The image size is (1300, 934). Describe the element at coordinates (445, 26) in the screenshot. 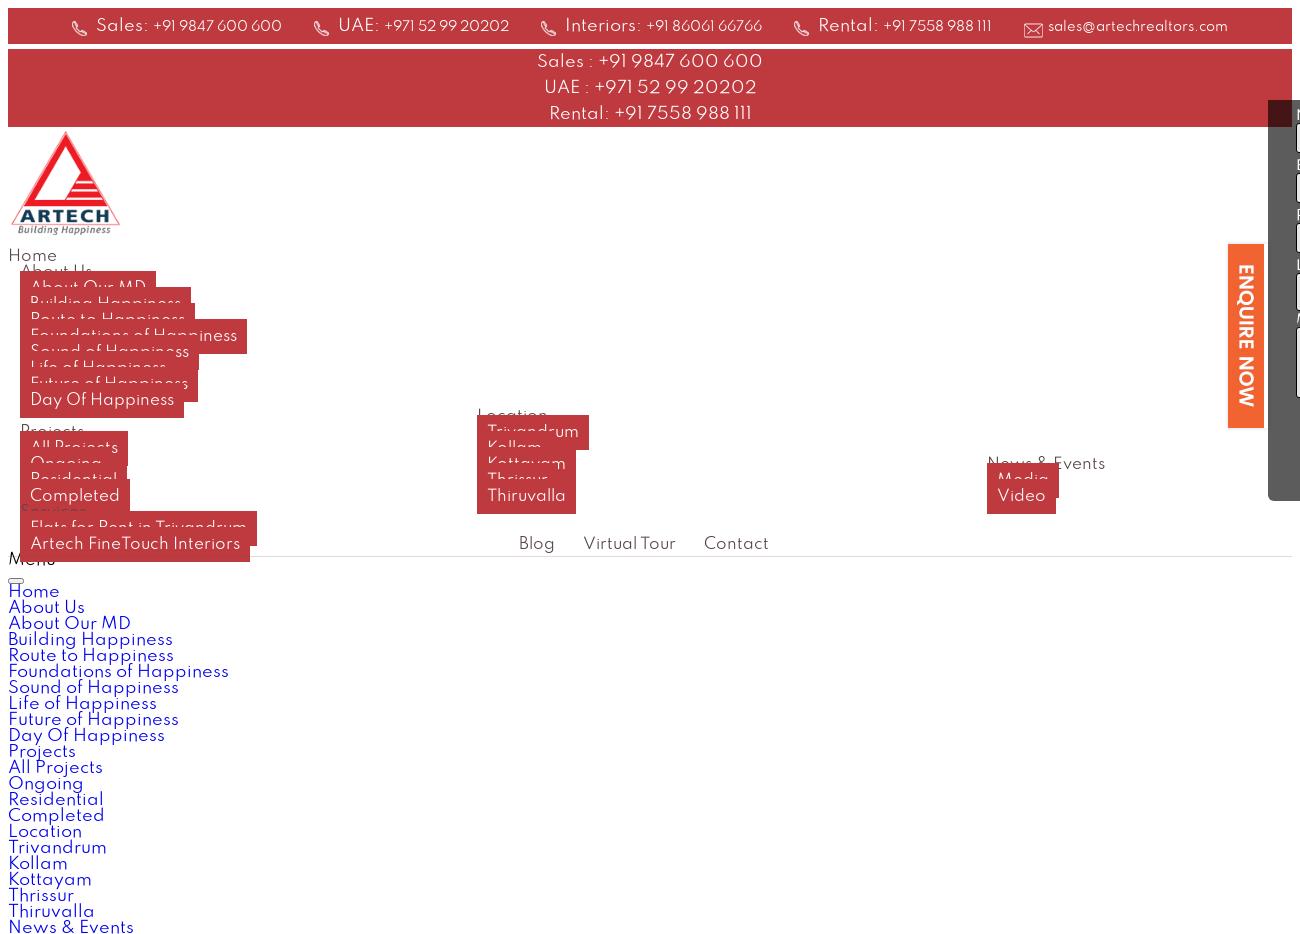

I see `'+971 52 99 20202'` at that location.